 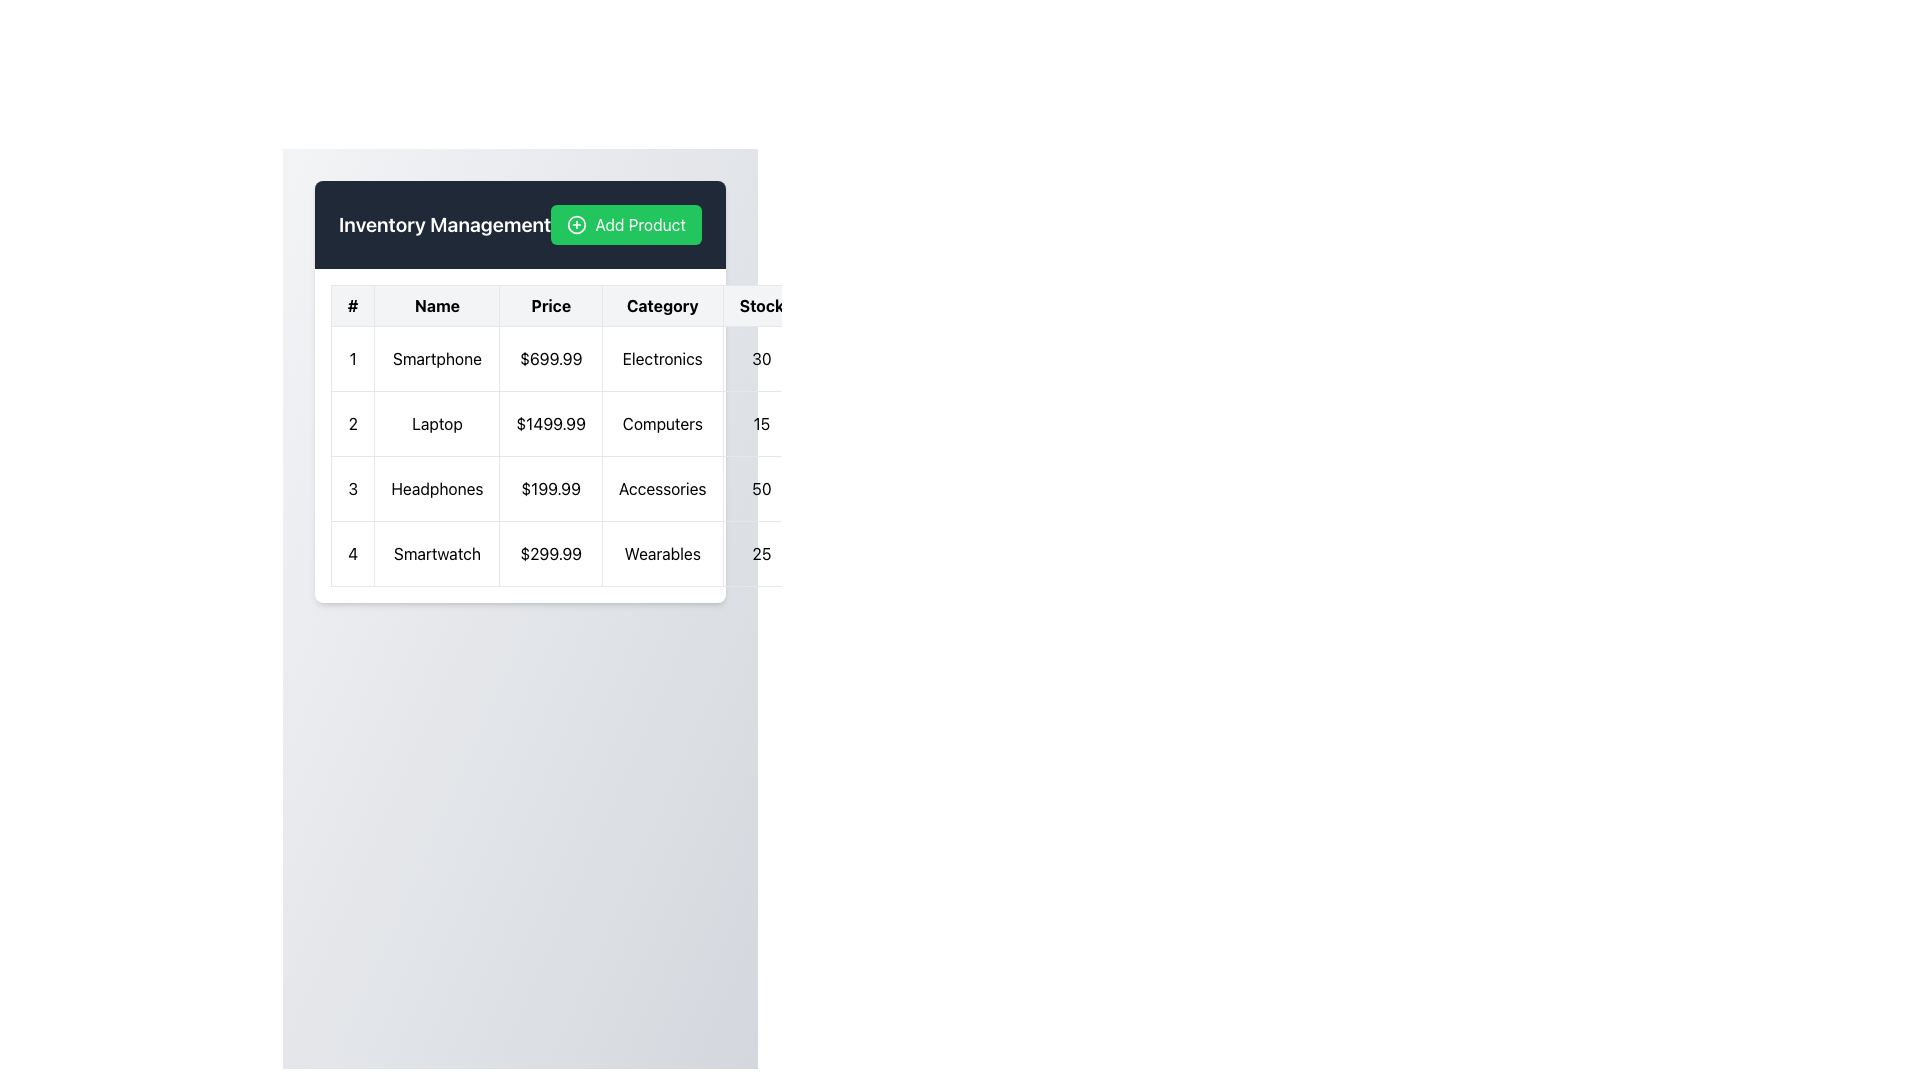 I want to click on text from the Table Header Cell, which is the first cell in the row and provides row numbering for the data below, so click(x=353, y=305).